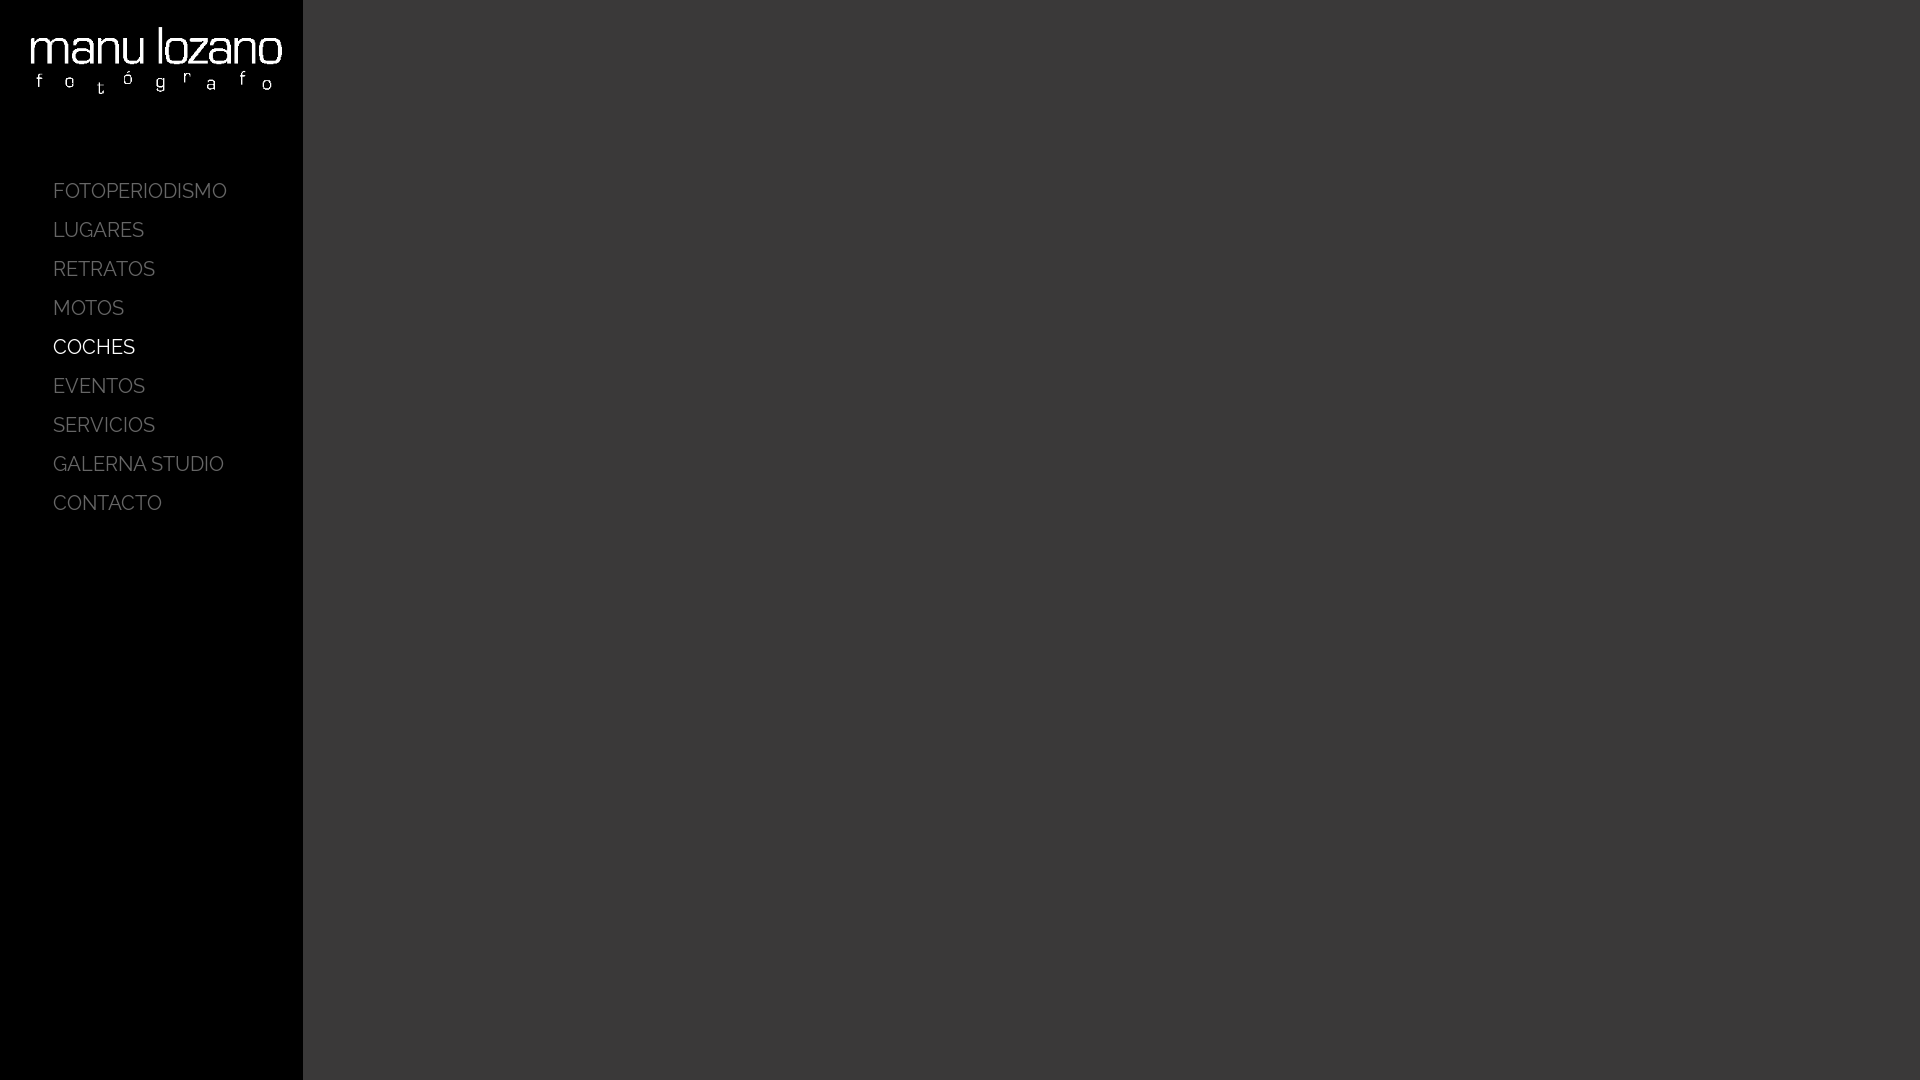 The image size is (1920, 1080). I want to click on 'RETRATOS', so click(138, 268).